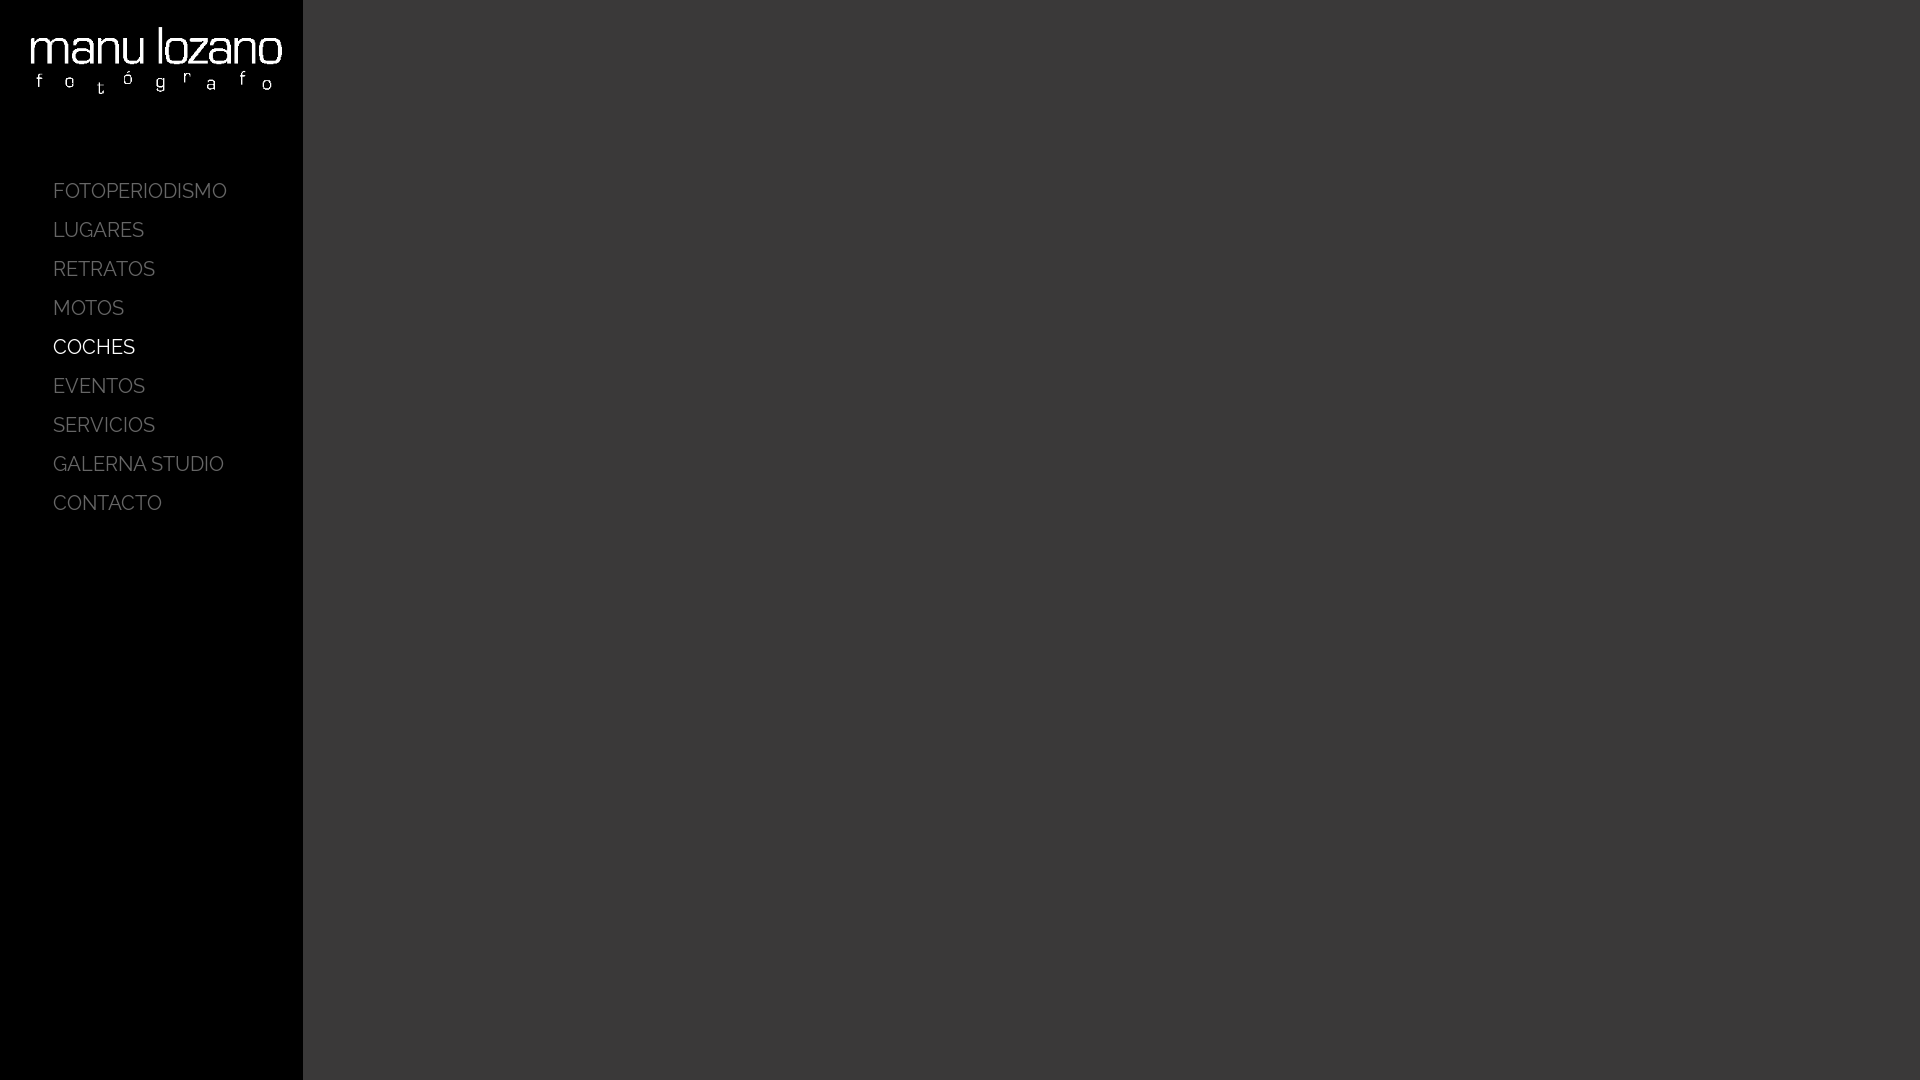 The image size is (1920, 1080). I want to click on 'RETRATOS', so click(138, 268).